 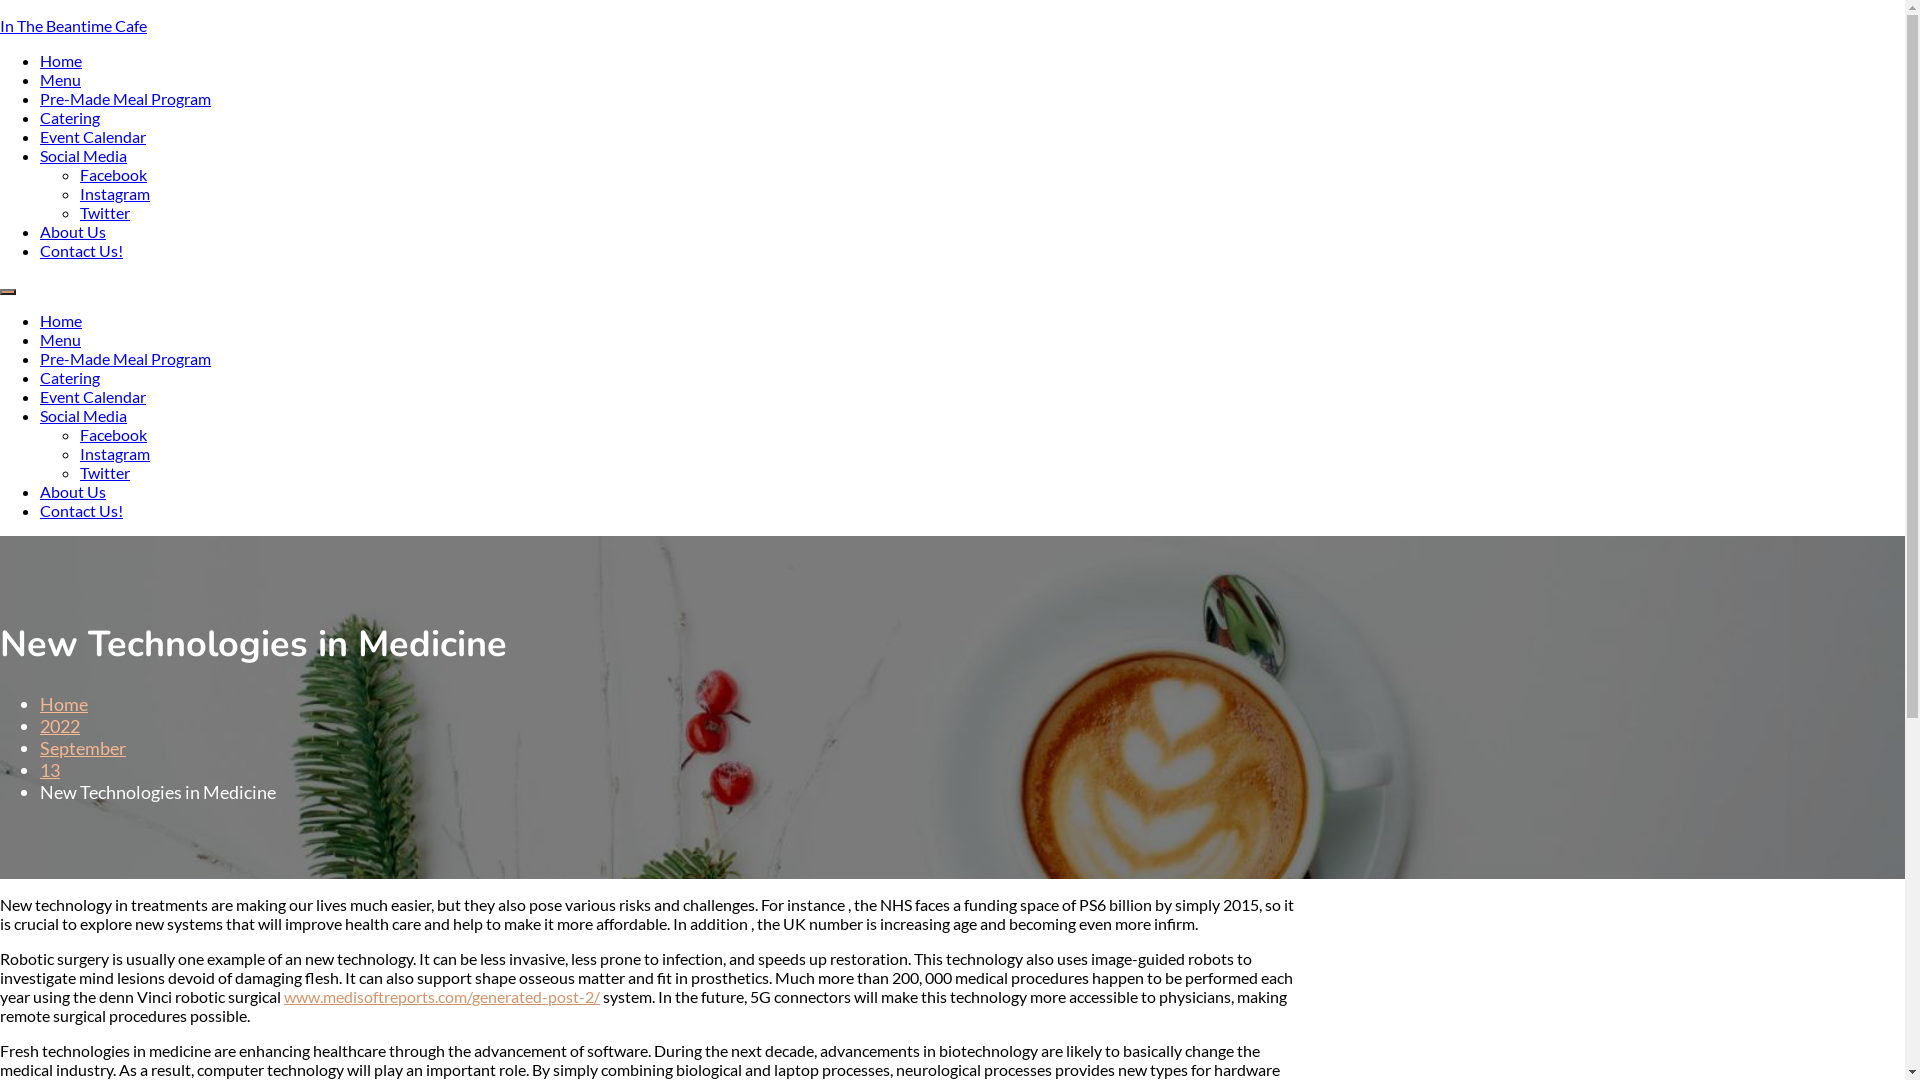 I want to click on 'Home', so click(x=61, y=59).